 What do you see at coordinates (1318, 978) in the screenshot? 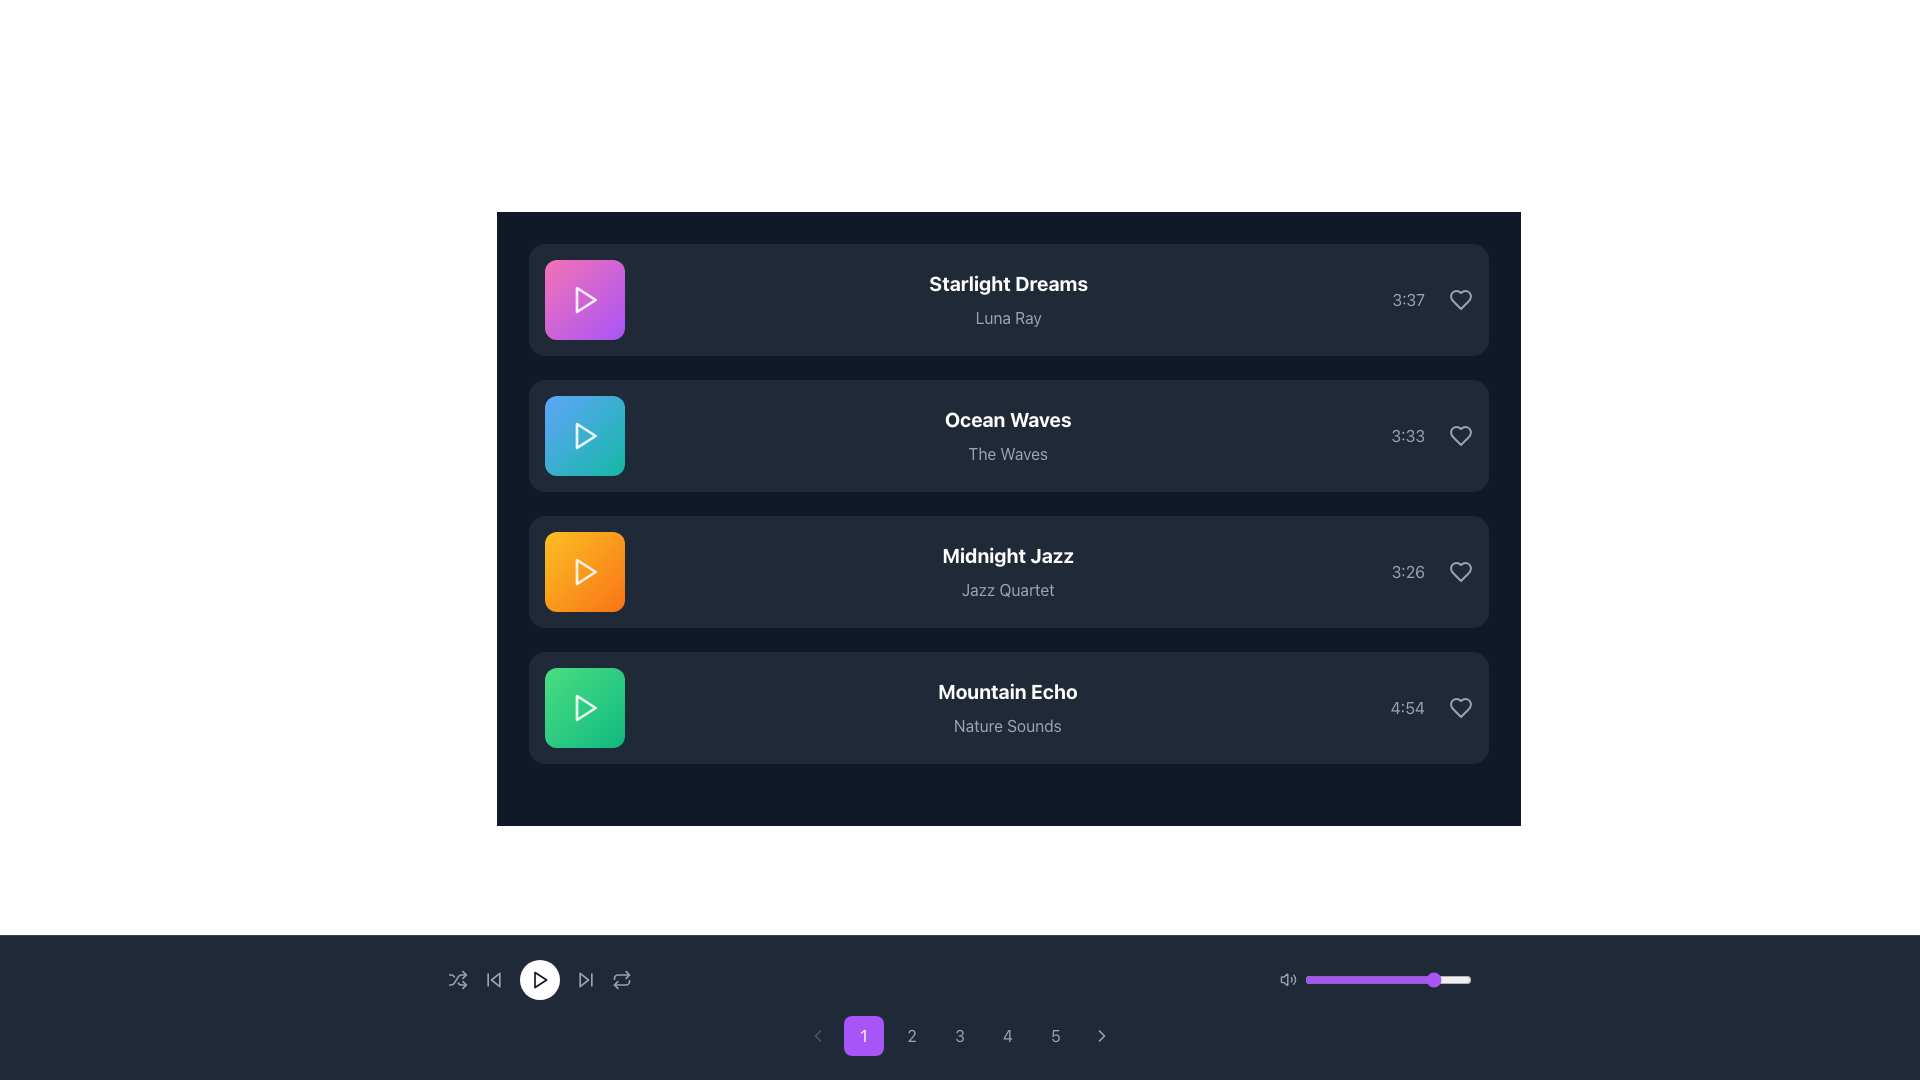
I see `the slider value` at bounding box center [1318, 978].